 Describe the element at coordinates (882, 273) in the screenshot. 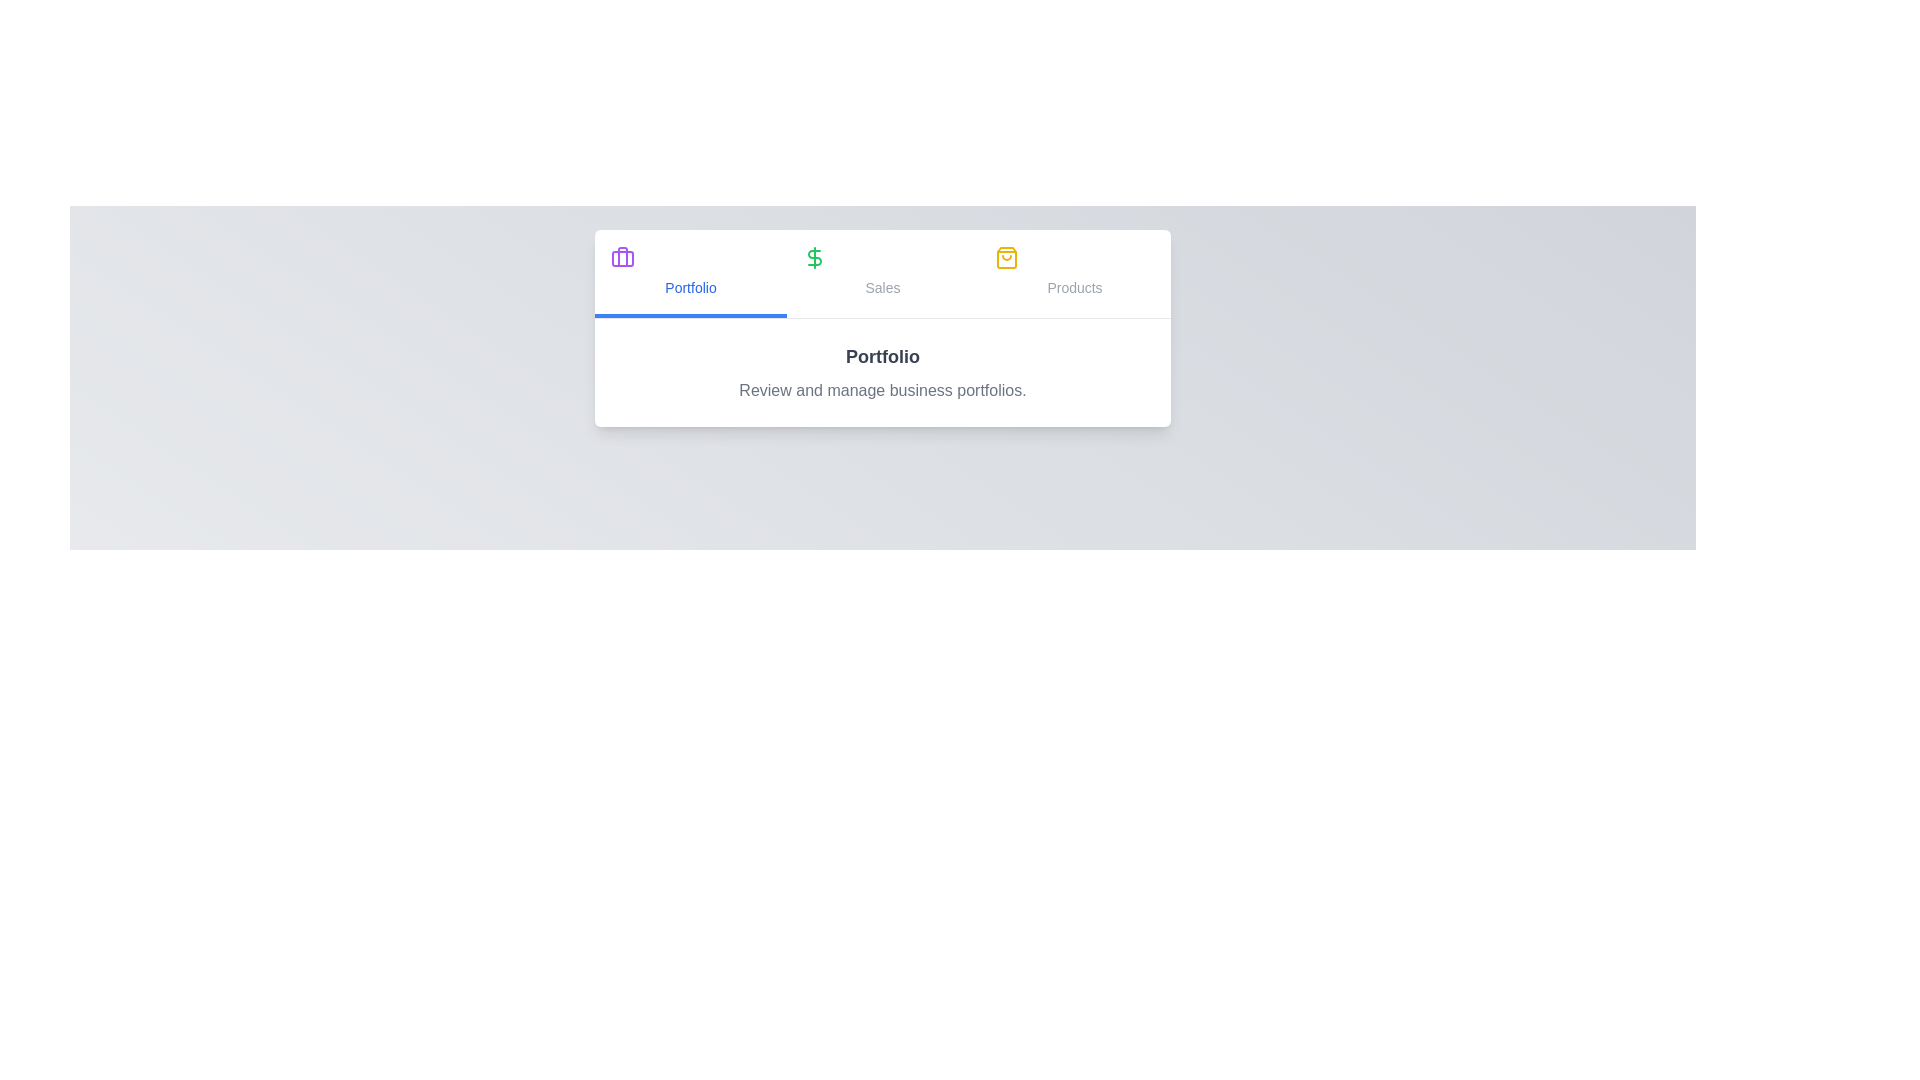

I see `the Sales tab` at that location.